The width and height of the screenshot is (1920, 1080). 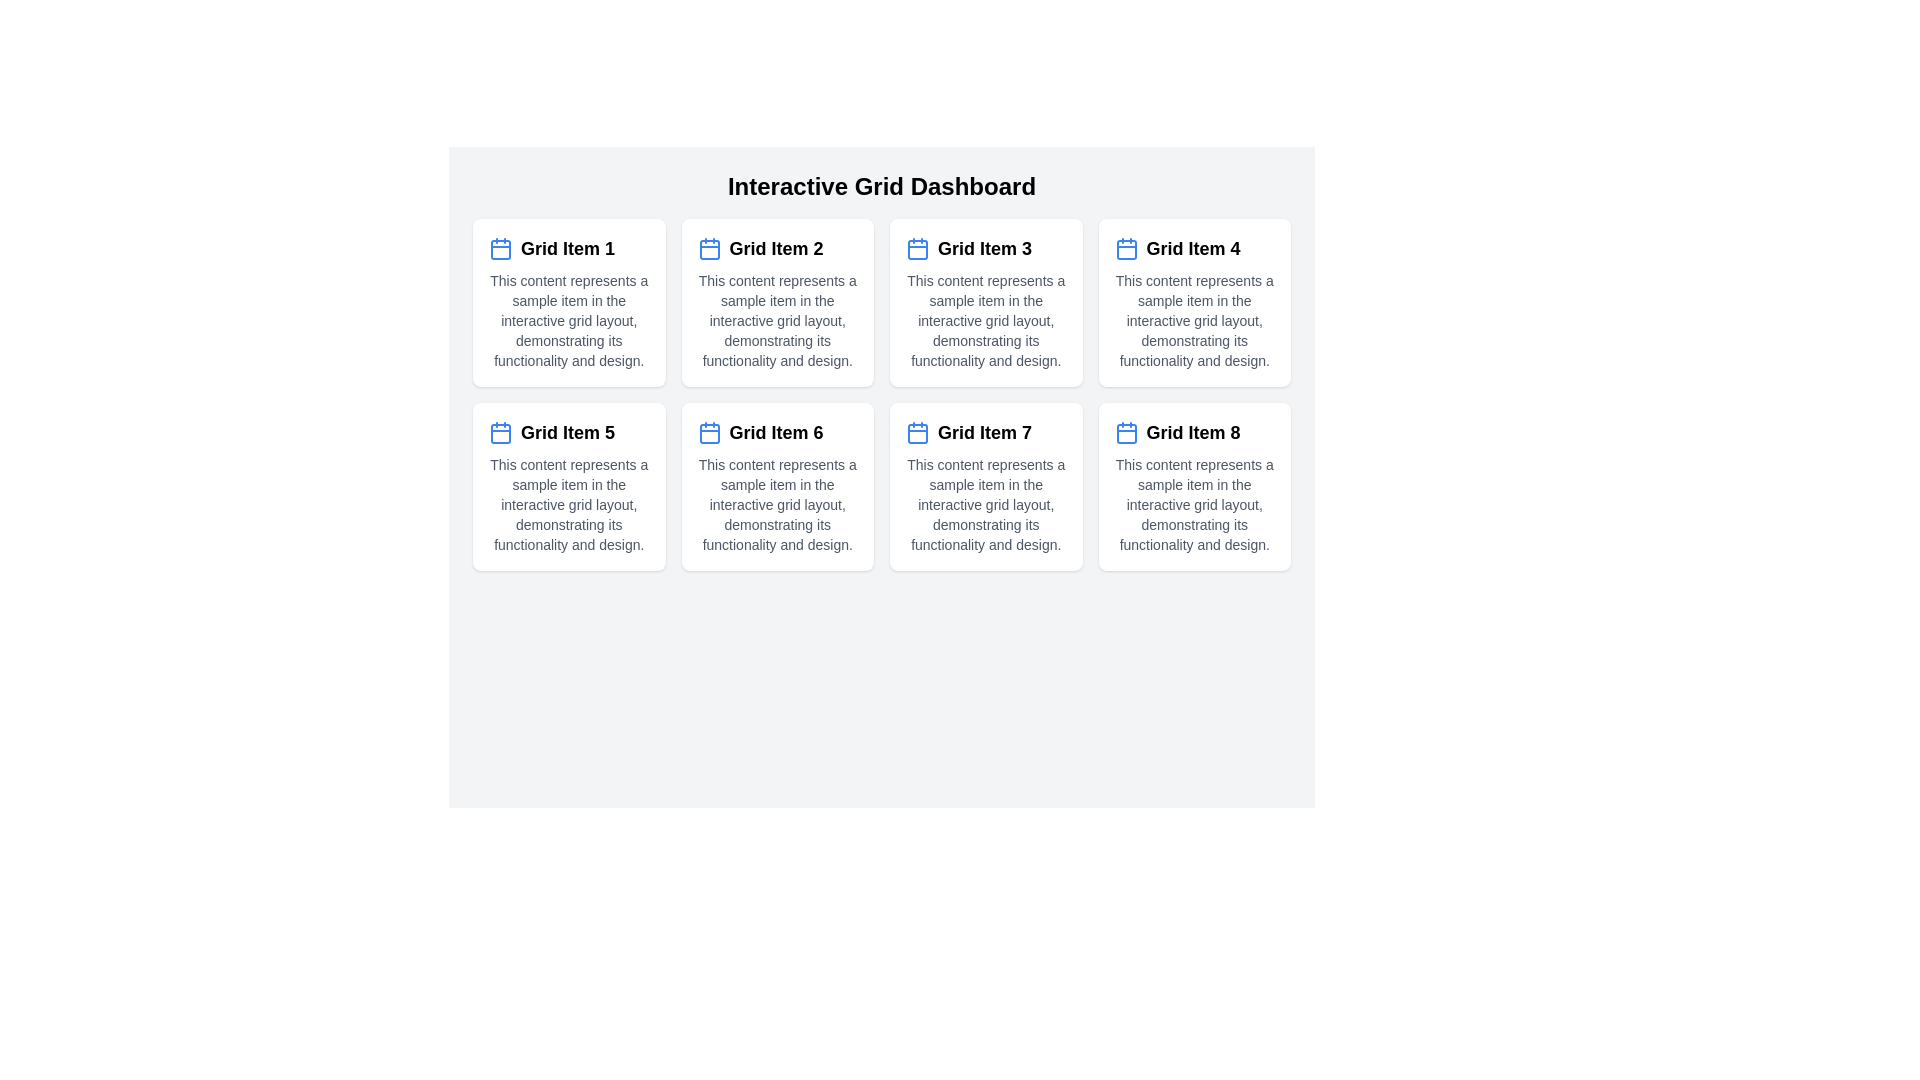 What do you see at coordinates (1126, 433) in the screenshot?
I see `small rounded rectangle element within the calendar icon in 'Grid Item 8' using developer tools` at bounding box center [1126, 433].